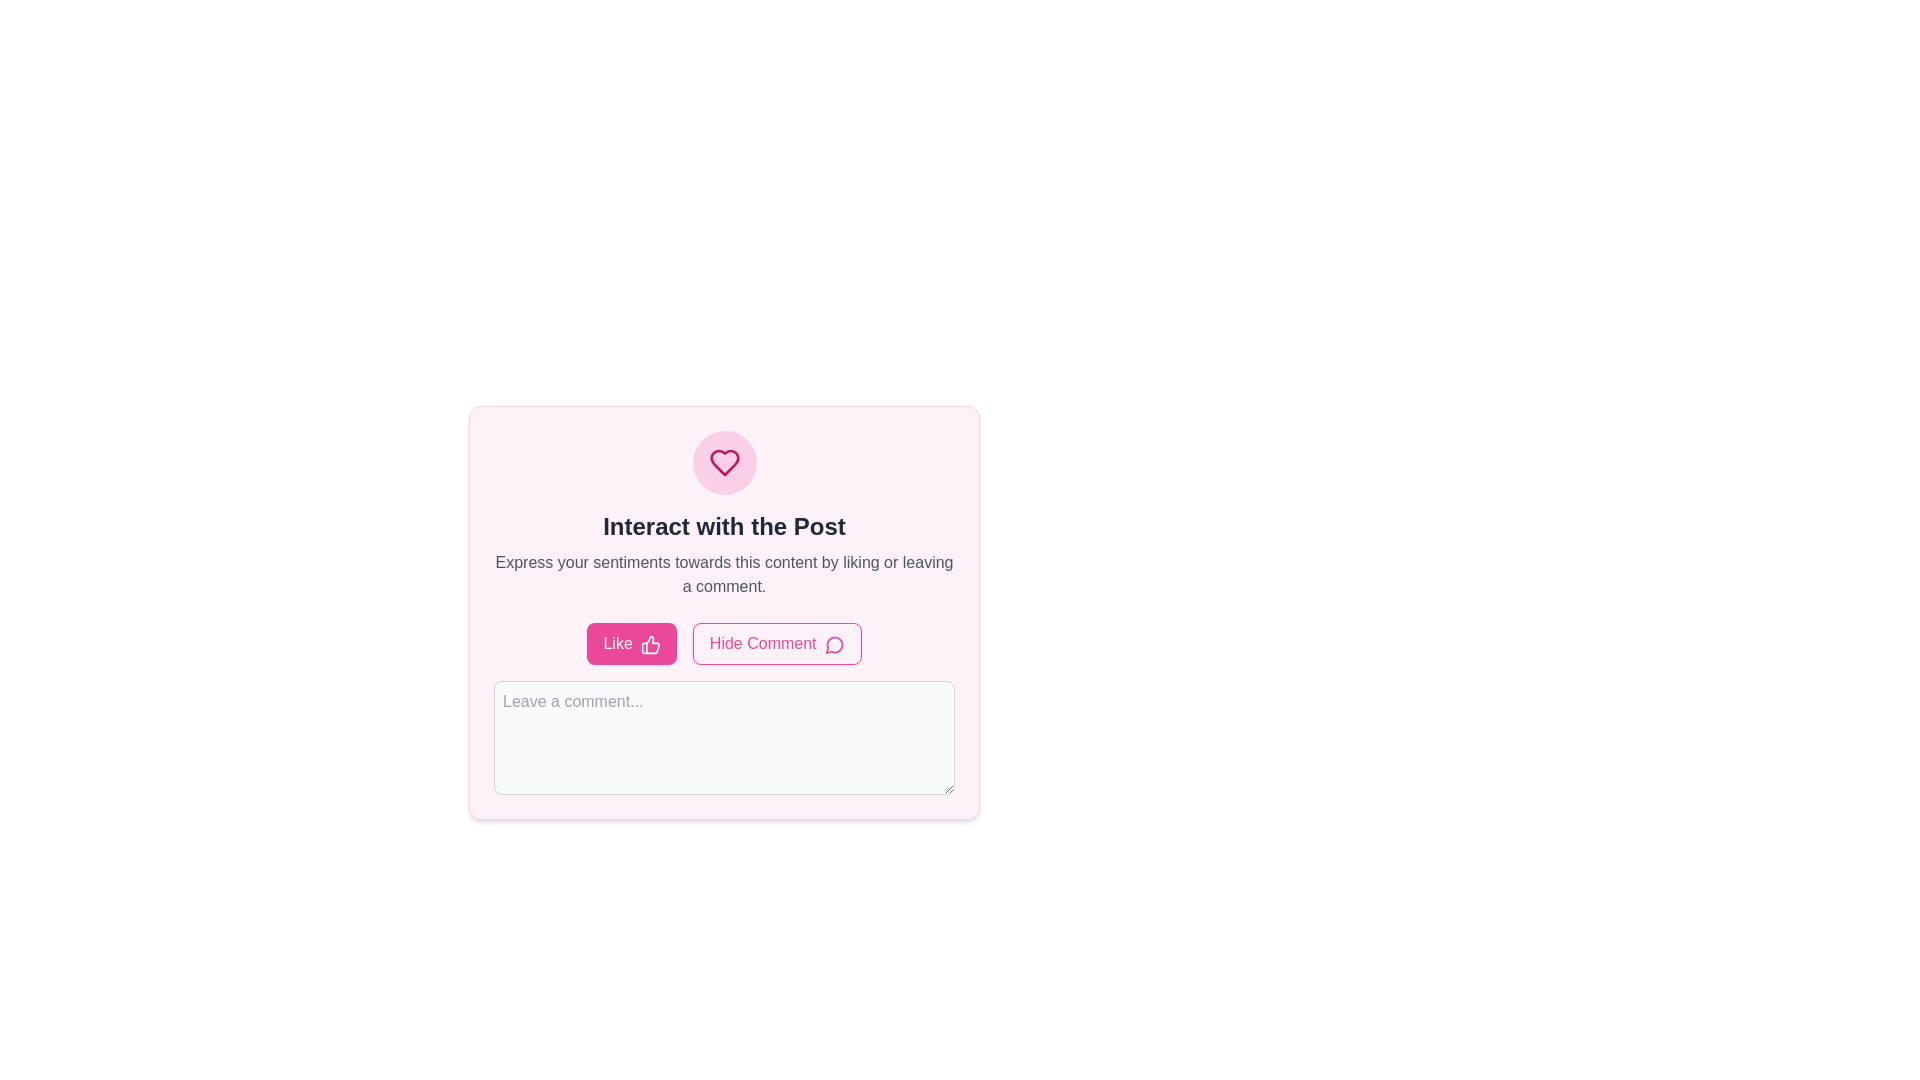  Describe the element at coordinates (723, 526) in the screenshot. I see `the centrally aligned Text Label that introduces interactive features of the post, located below a pink heart icon` at that location.